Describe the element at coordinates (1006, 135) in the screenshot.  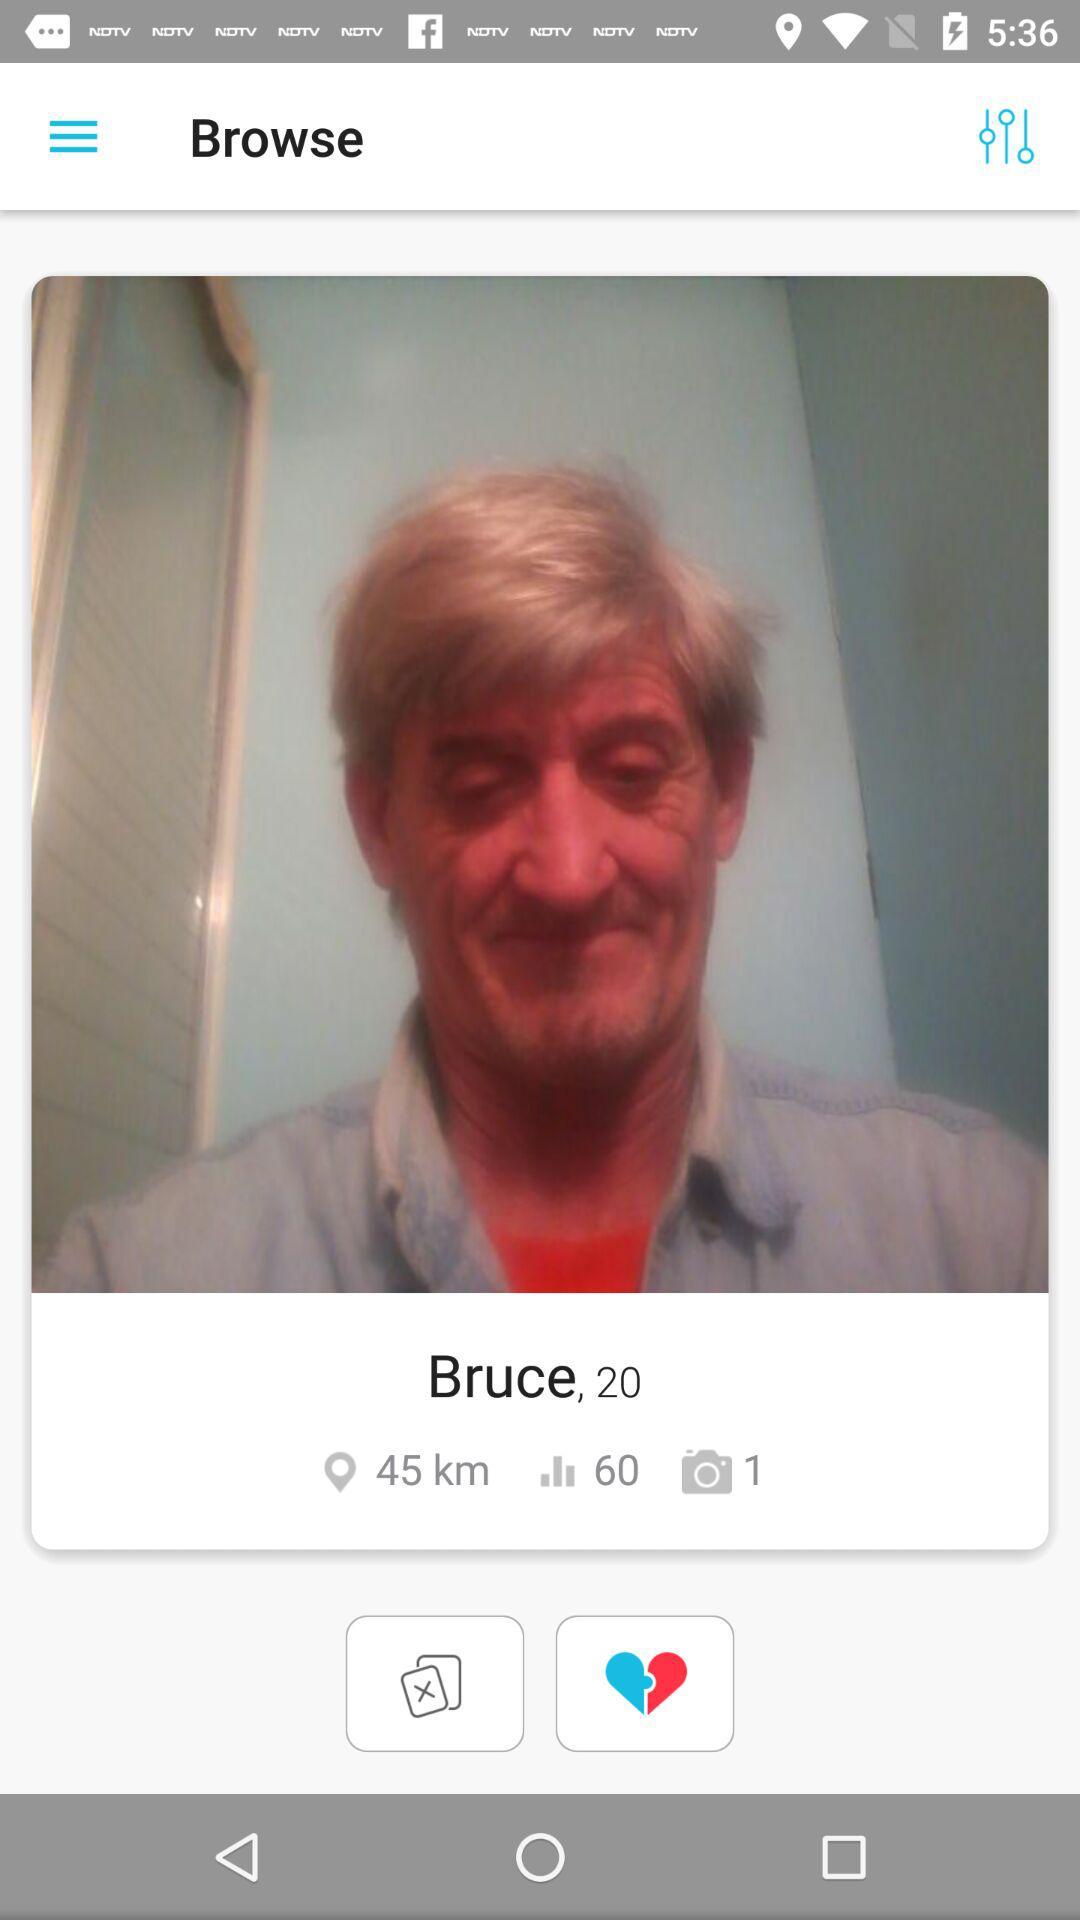
I see `item to the right of browse item` at that location.